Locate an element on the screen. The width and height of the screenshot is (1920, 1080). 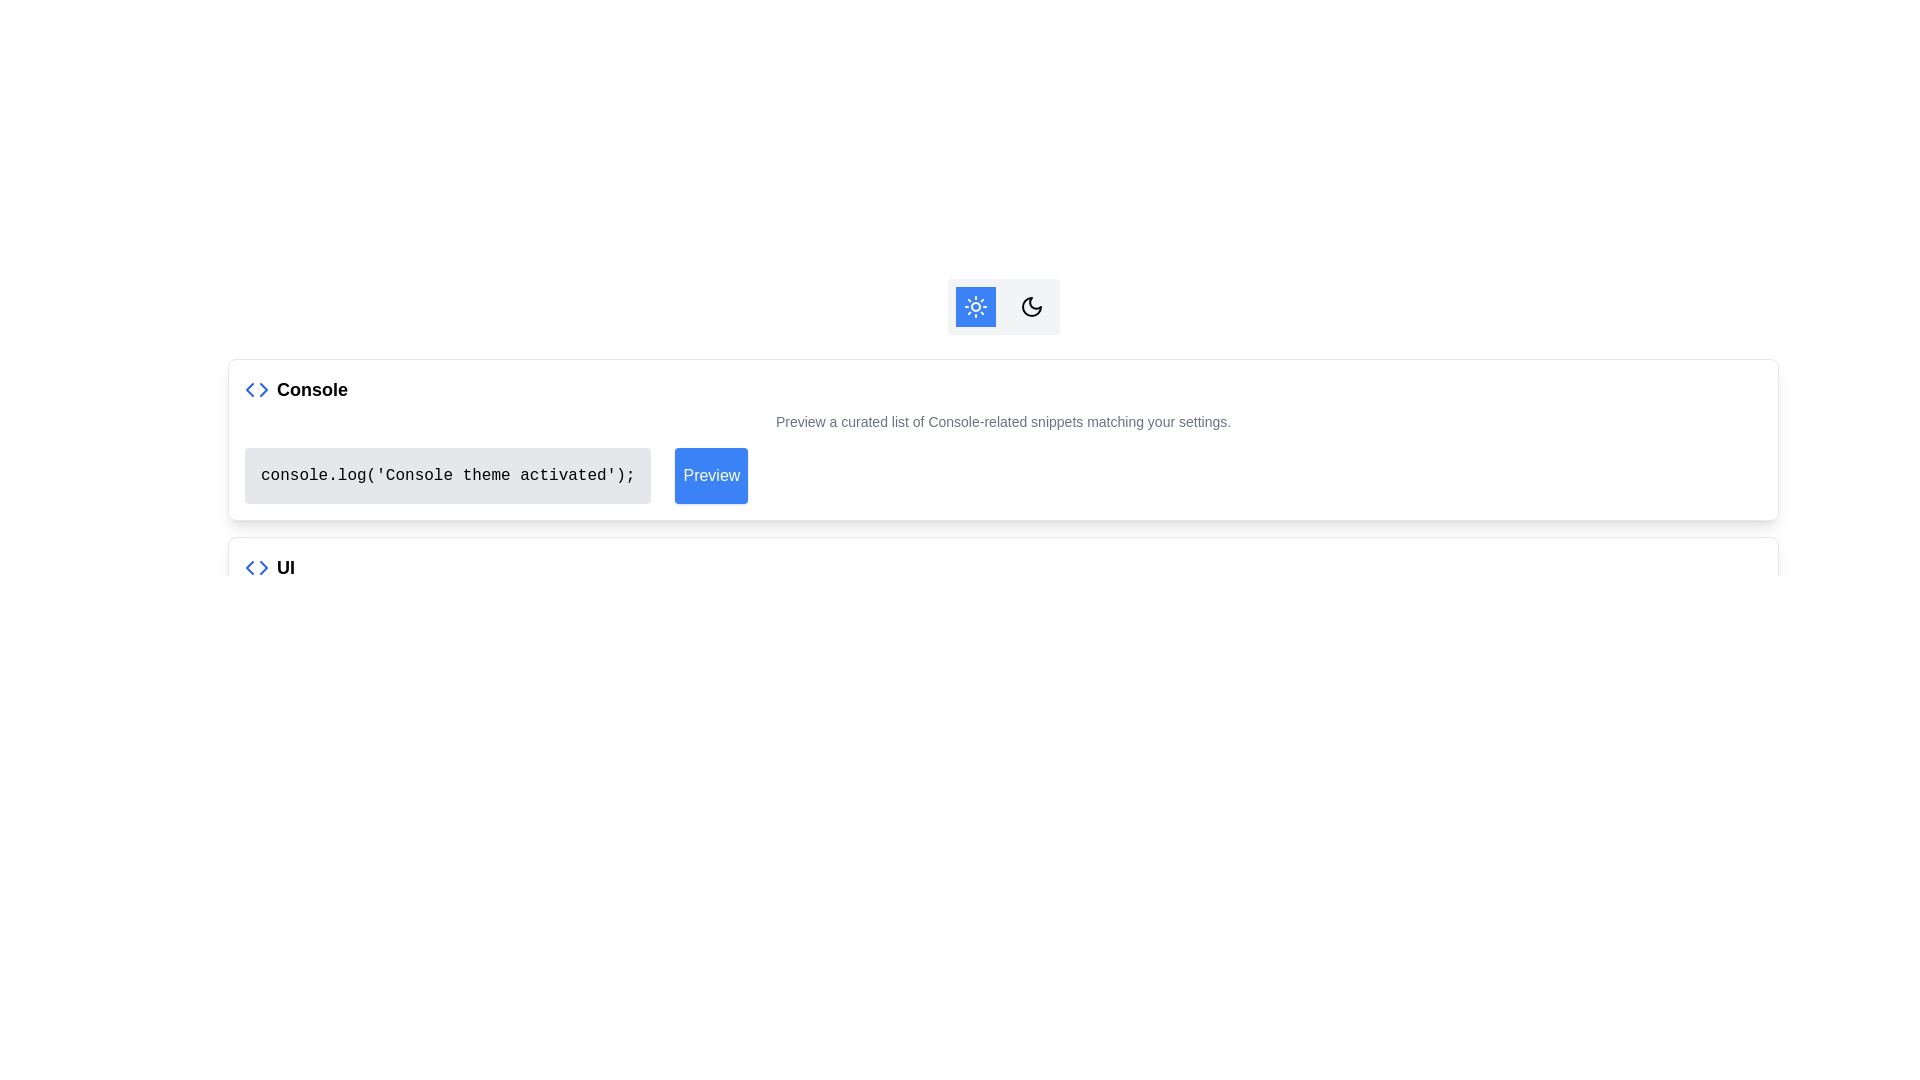
the button with a crescent moon icon is located at coordinates (1031, 307).